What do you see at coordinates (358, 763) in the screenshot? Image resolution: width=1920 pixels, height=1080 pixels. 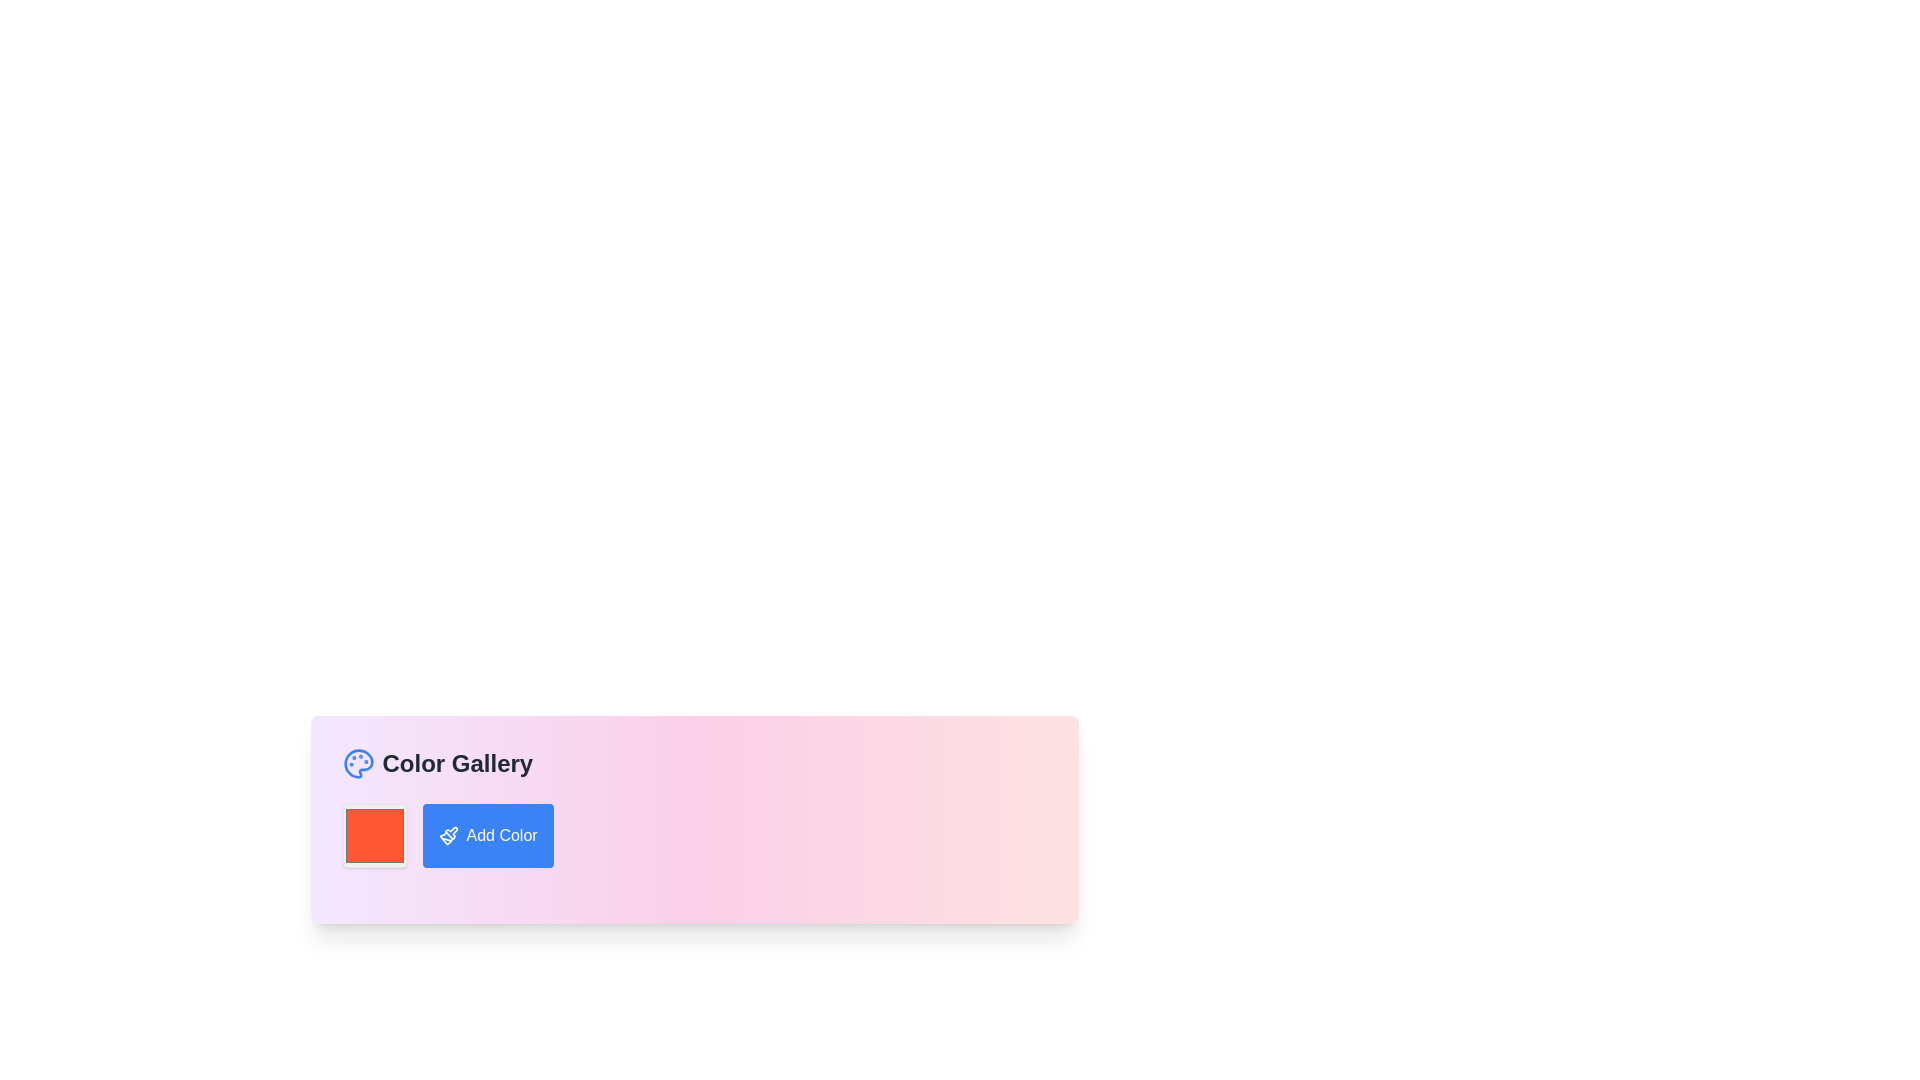 I see `the painter's palette icon in the 'Color Gallery' section, which is located at the top-left preceding the title text 'Color Gallery'` at bounding box center [358, 763].